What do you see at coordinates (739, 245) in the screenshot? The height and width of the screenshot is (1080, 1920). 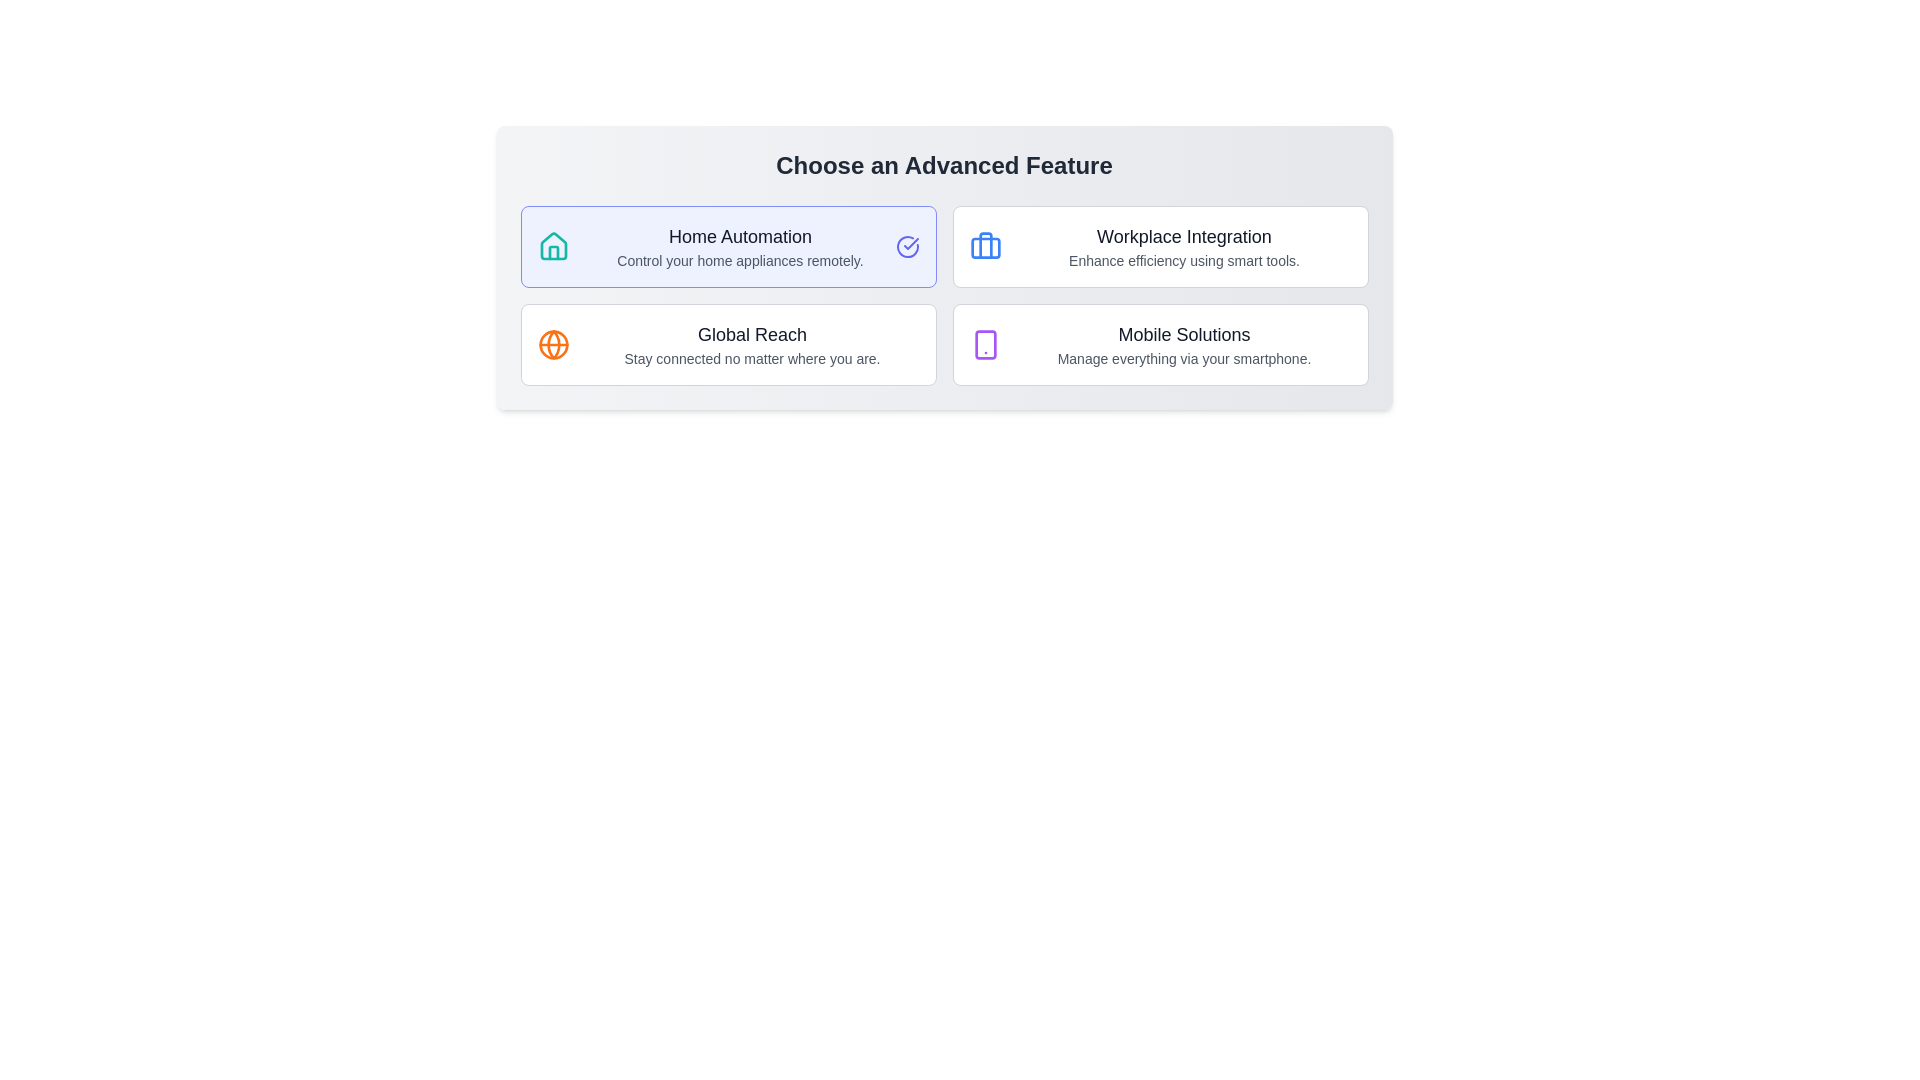 I see `the 'Home Automation' text description element, which contains the bold primary text and smaller secondary text` at bounding box center [739, 245].